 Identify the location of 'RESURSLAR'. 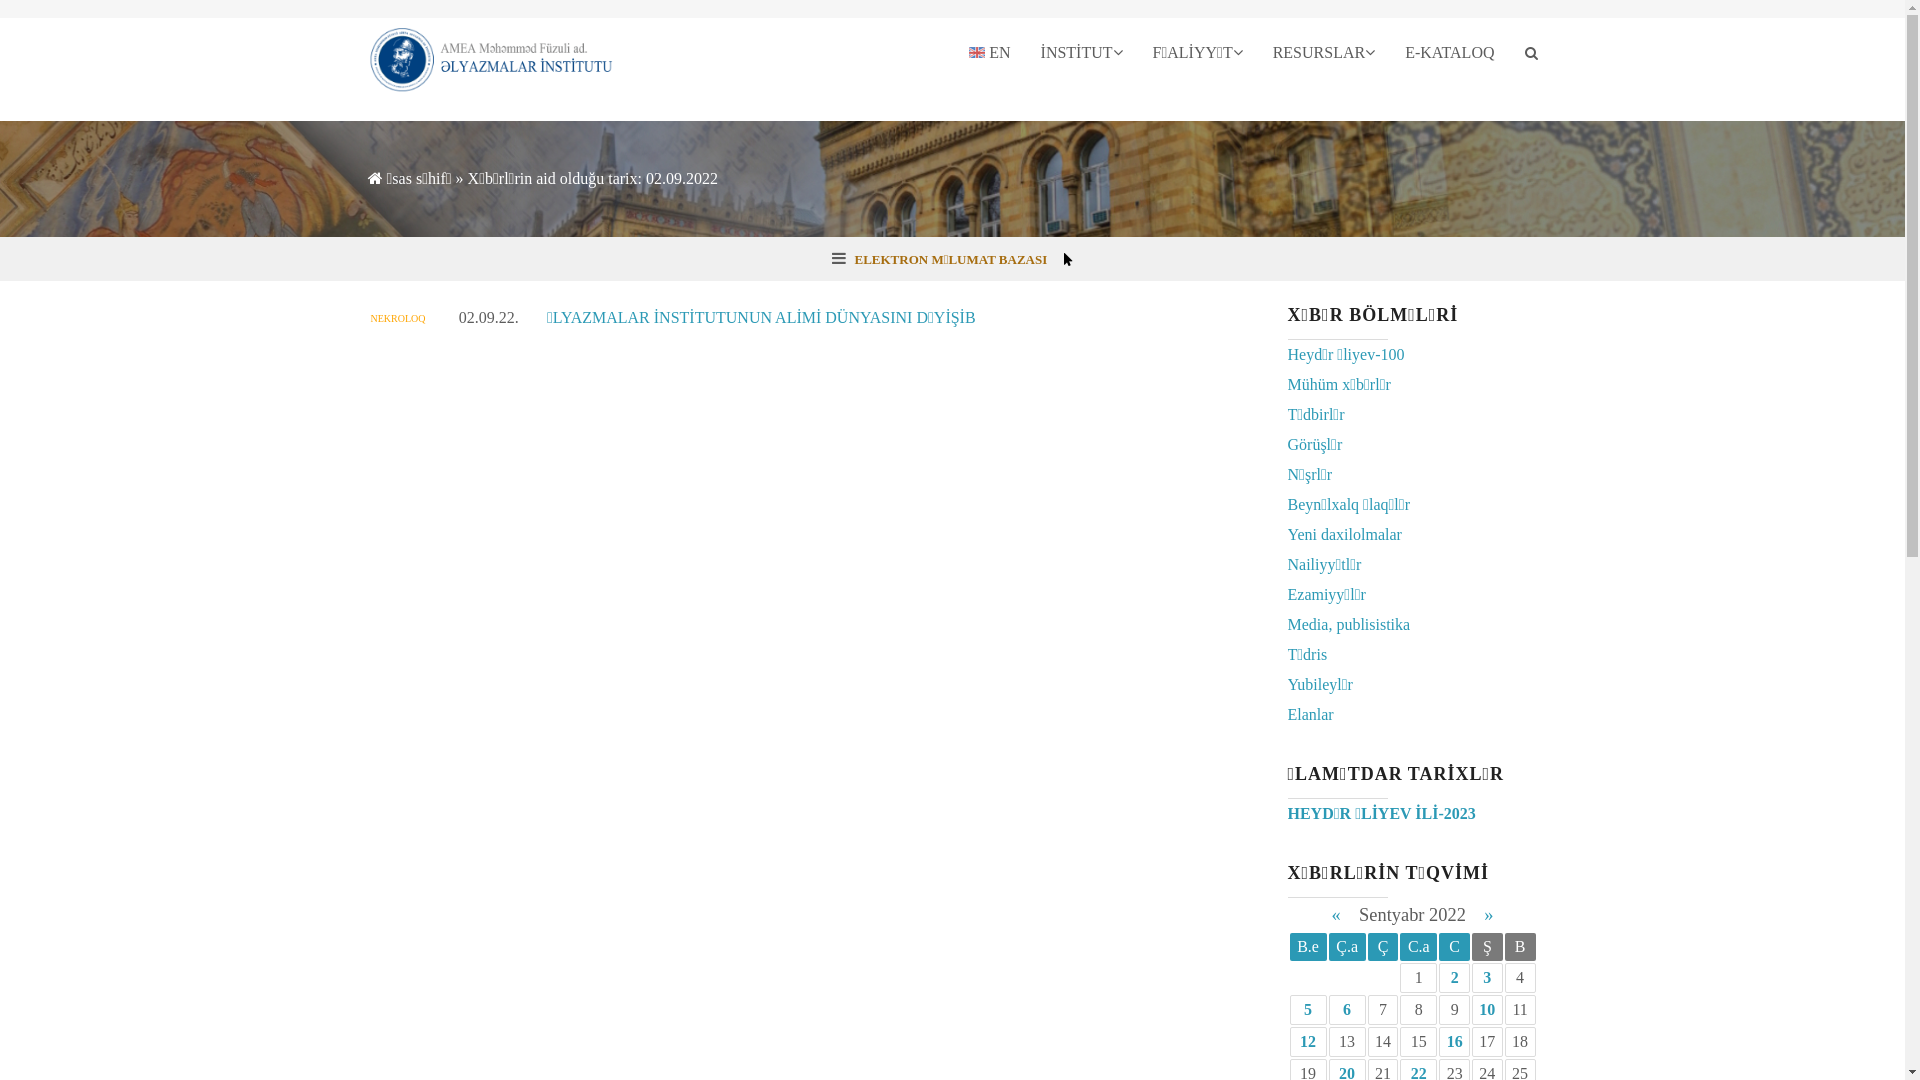
(1256, 52).